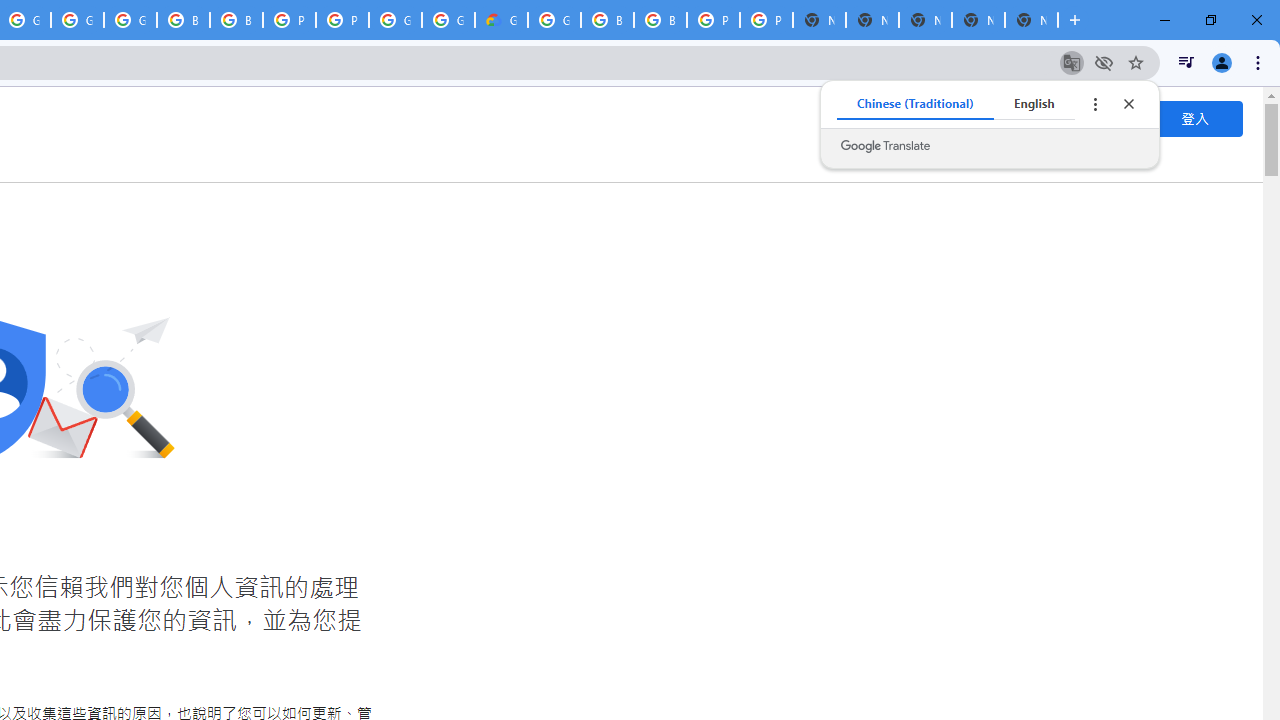 Image resolution: width=1280 pixels, height=720 pixels. What do you see at coordinates (914, 104) in the screenshot?
I see `'Chinese (Traditional)'` at bounding box center [914, 104].